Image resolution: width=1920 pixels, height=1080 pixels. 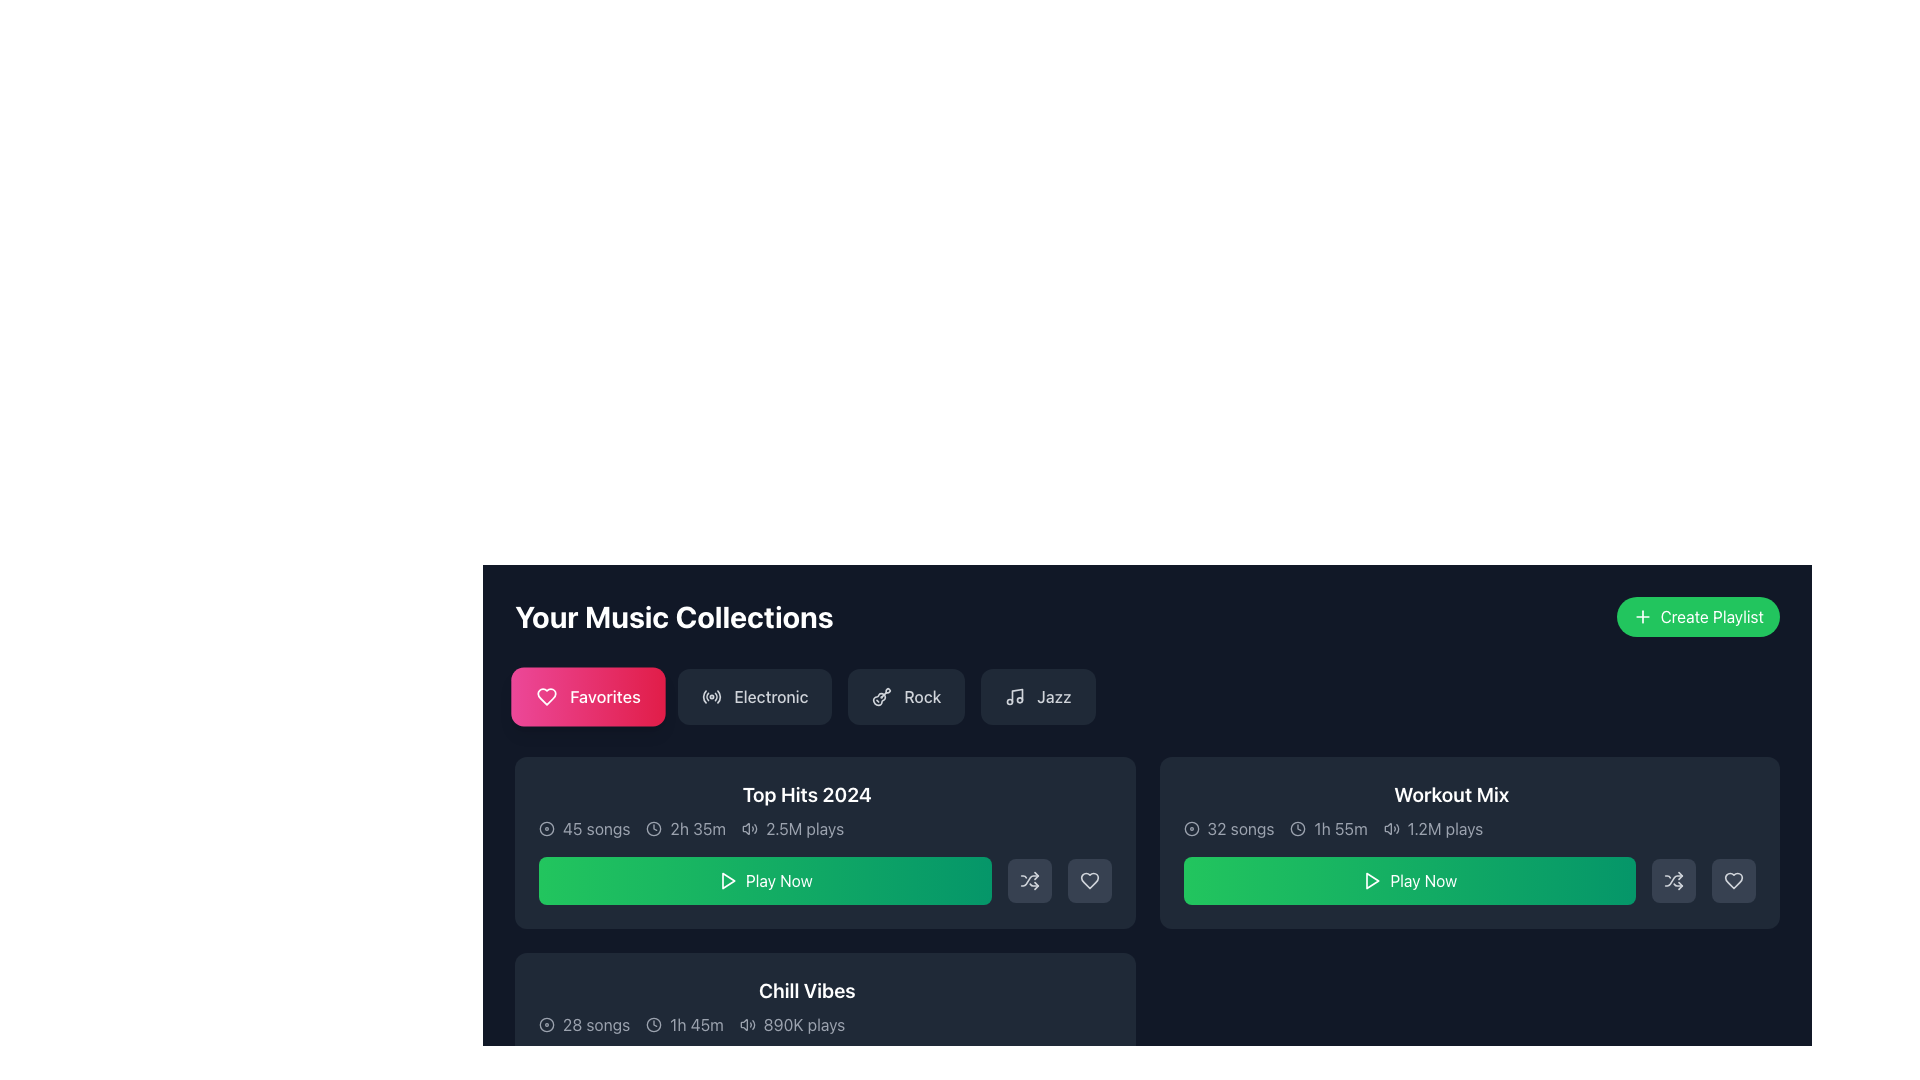 I want to click on the triangular play icon located in the center of the 'Play Now' button under the 'Workout Mix' heading to initiate playback, so click(x=1371, y=879).